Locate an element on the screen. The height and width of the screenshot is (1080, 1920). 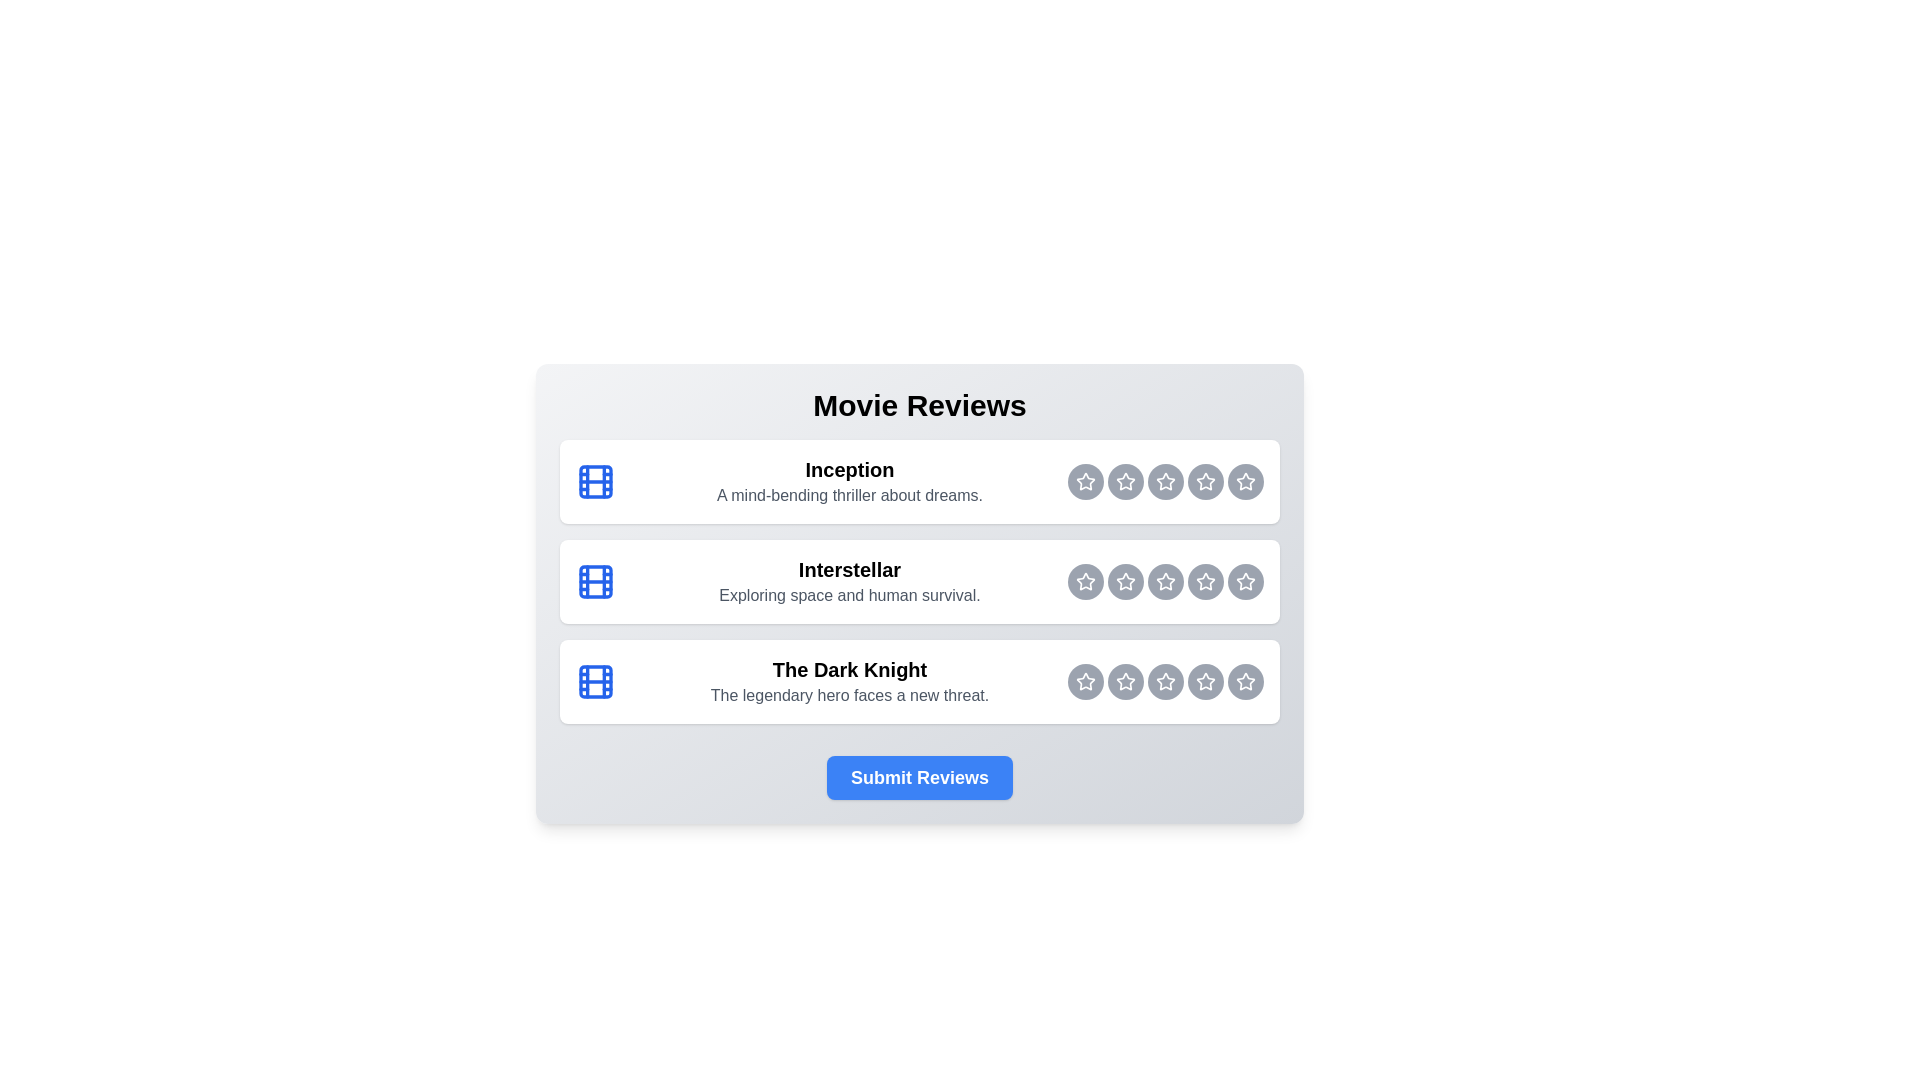
the 'Submit Reviews' button to submit the reviews is located at coordinates (919, 777).